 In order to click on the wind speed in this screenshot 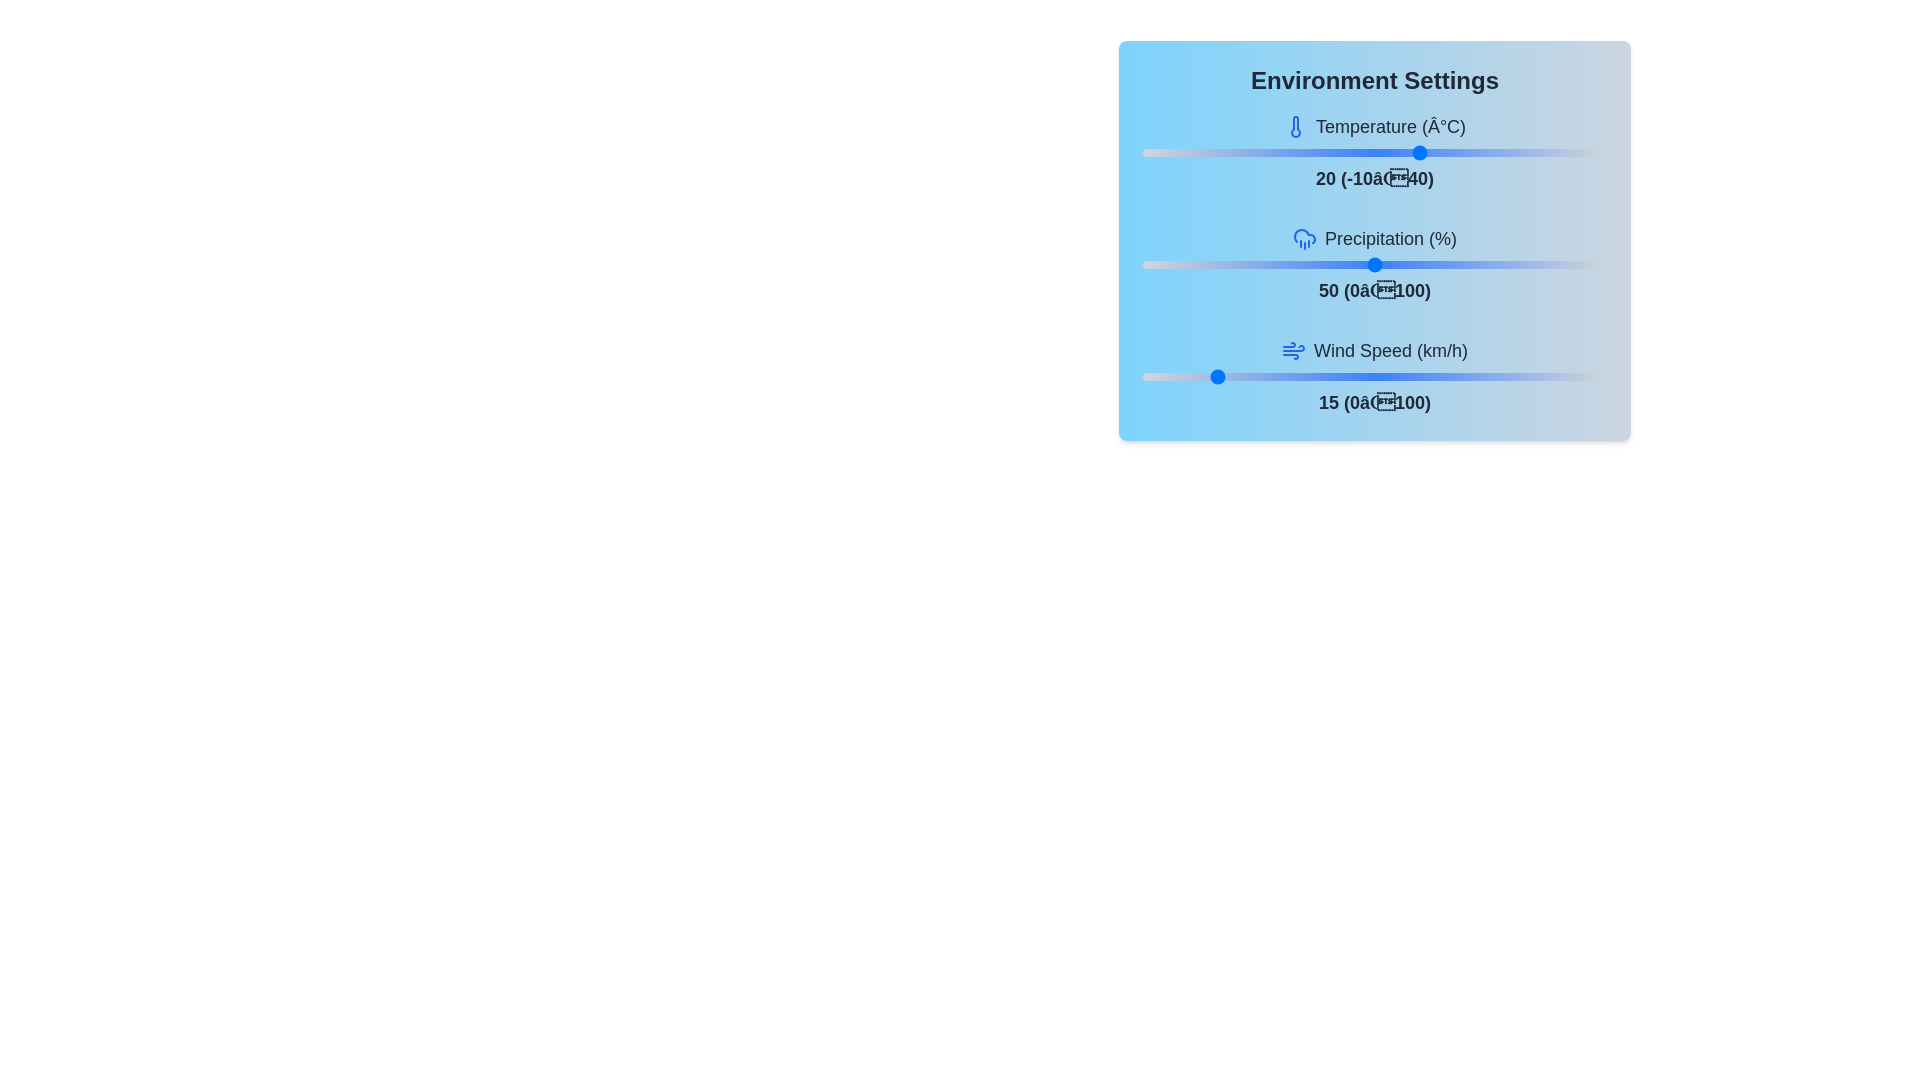, I will do `click(1486, 377)`.